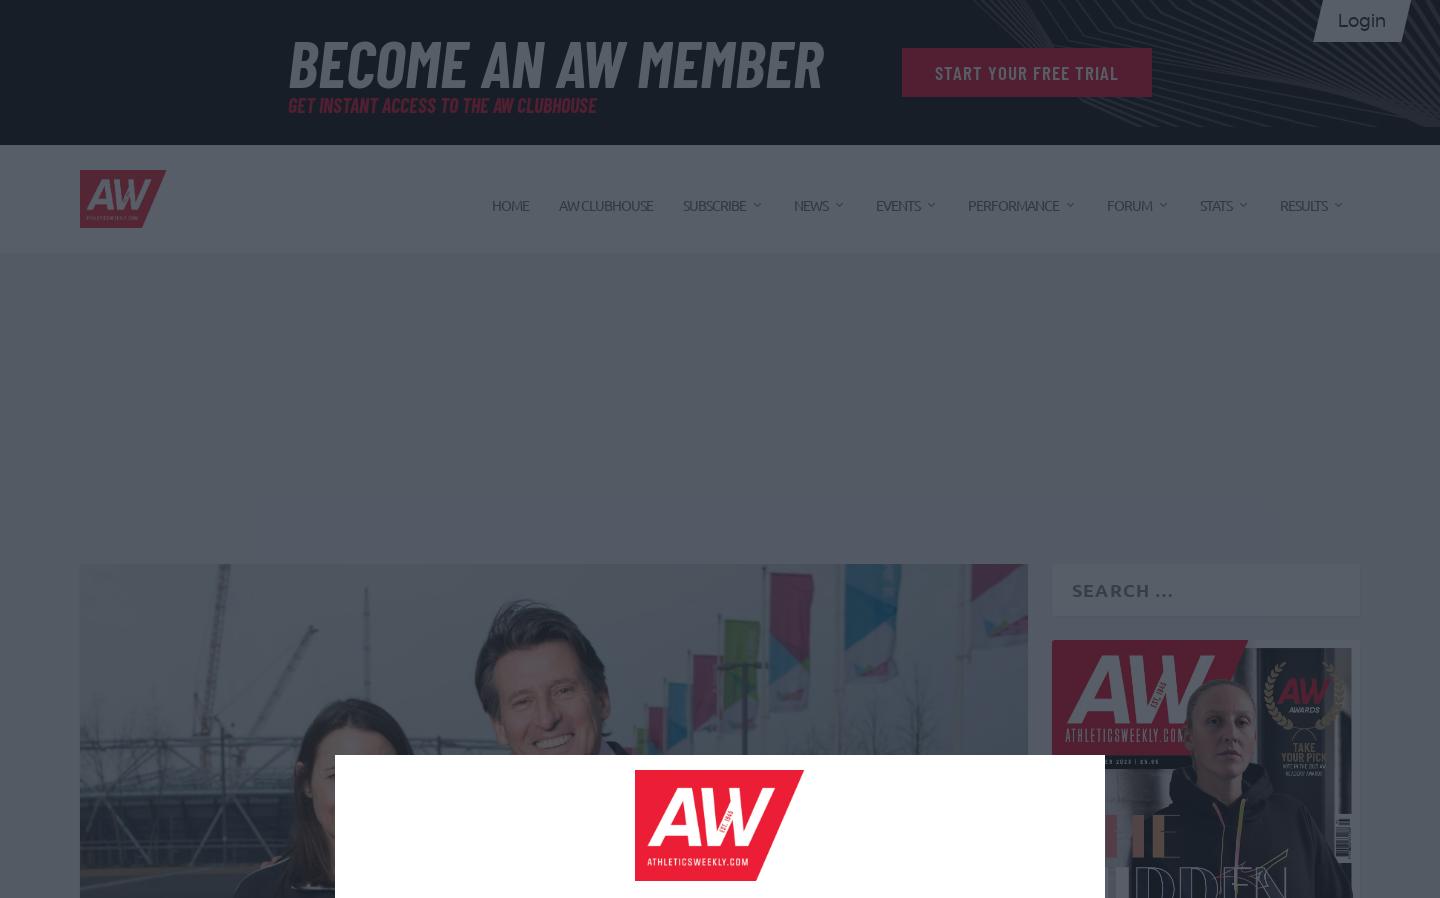 The height and width of the screenshot is (898, 1440). Describe the element at coordinates (741, 295) in the screenshot. I see `'Print magazine'` at that location.